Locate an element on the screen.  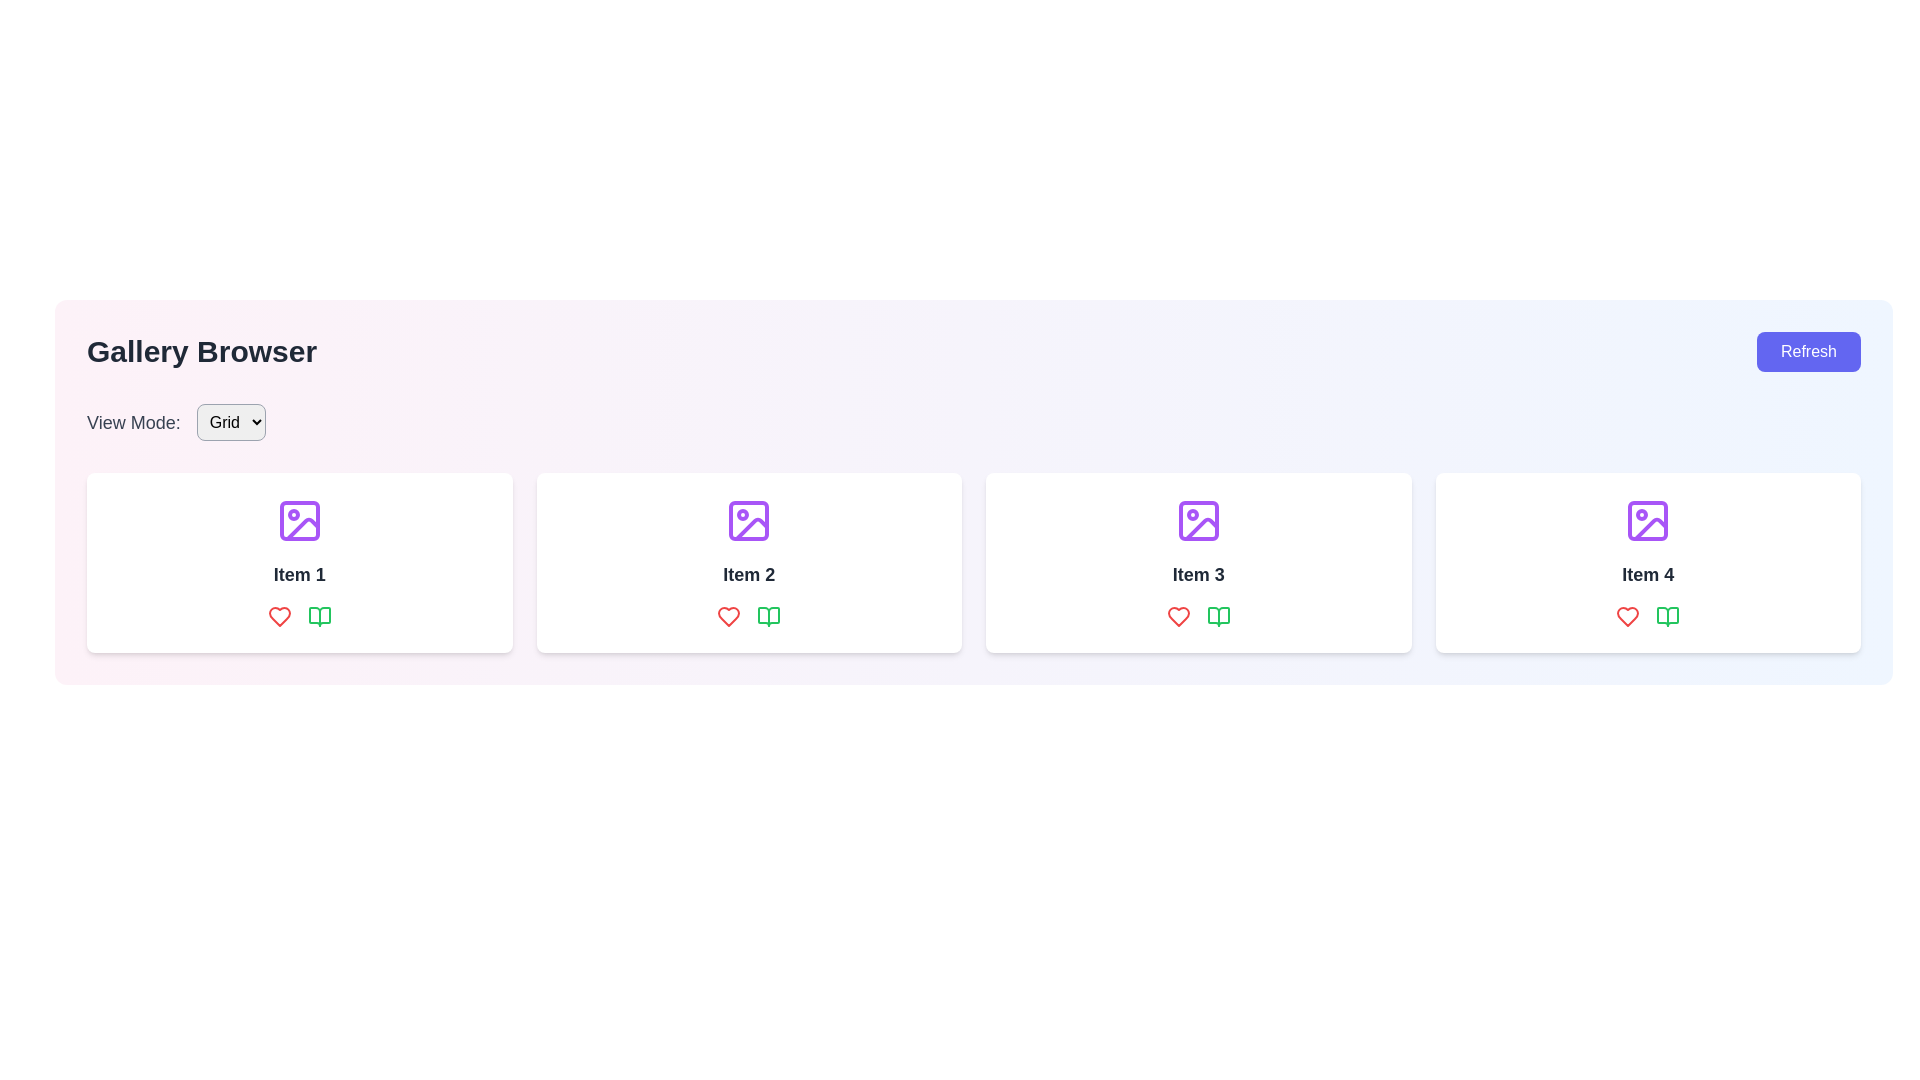
the open book icon, which is green and the second icon in a horizontal group under 'Item 2', located immediately to the right of the heart-shaped red icon is located at coordinates (768, 616).